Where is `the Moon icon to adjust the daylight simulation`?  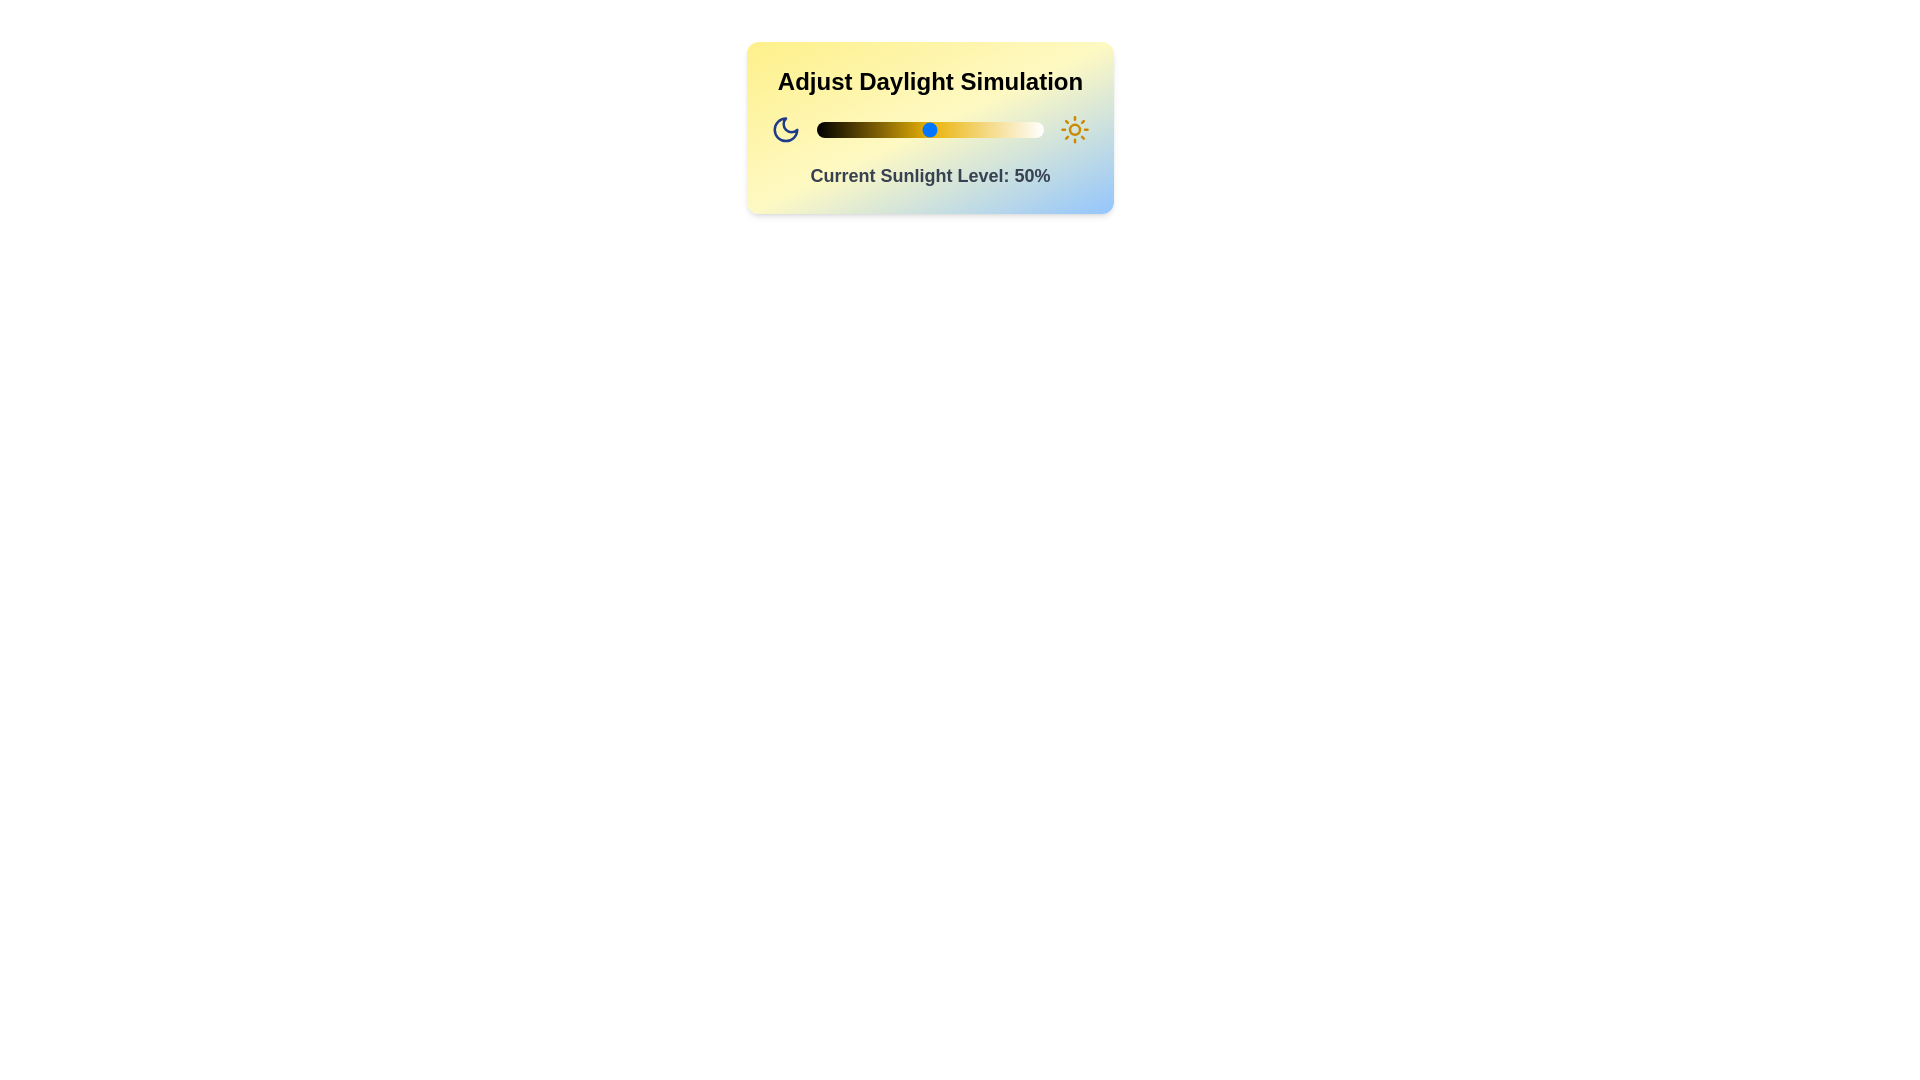 the Moon icon to adjust the daylight simulation is located at coordinates (785, 130).